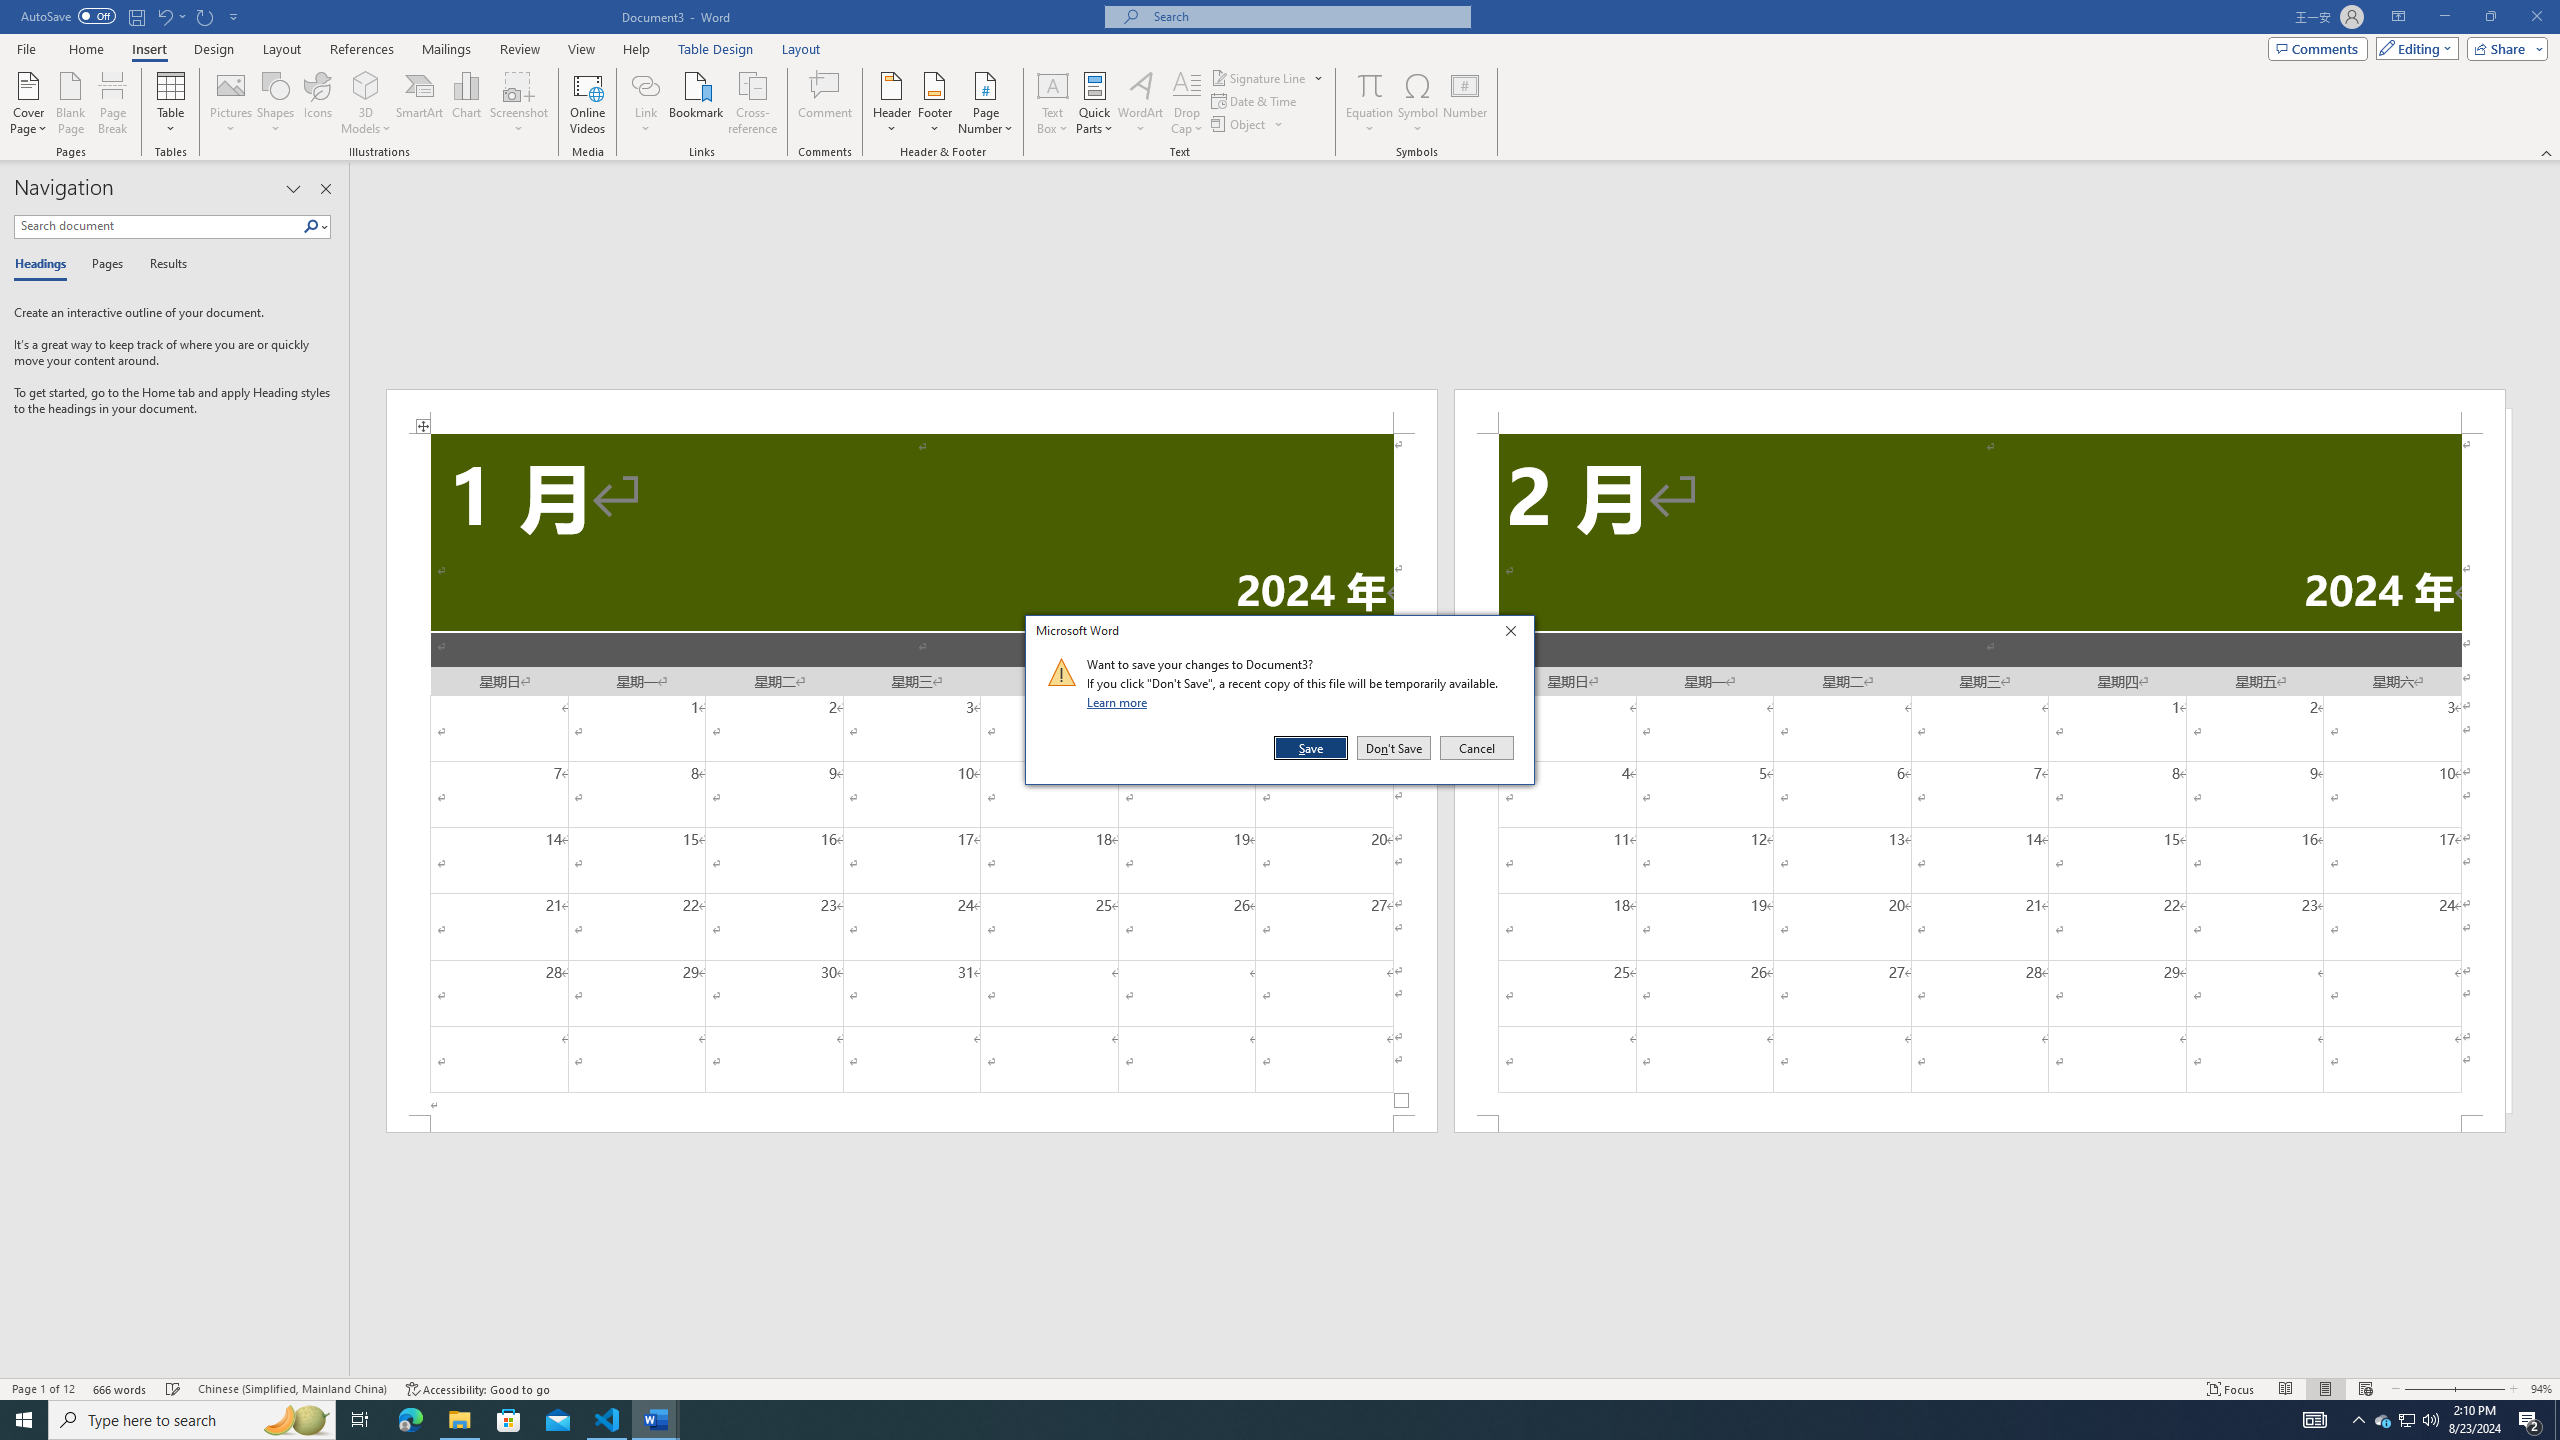 The width and height of the screenshot is (2560, 1440). Describe the element at coordinates (458, 1418) in the screenshot. I see `'File Explorer - 1 running window'` at that location.